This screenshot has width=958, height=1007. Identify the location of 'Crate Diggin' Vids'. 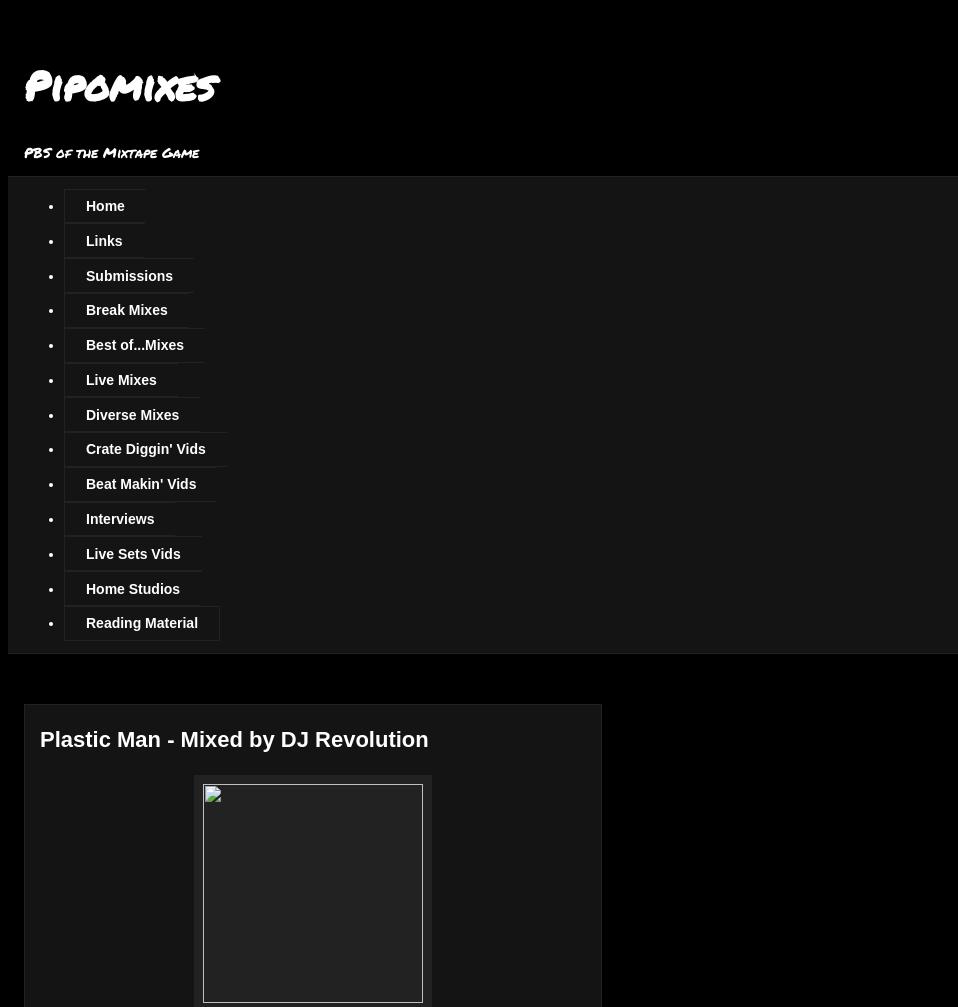
(145, 449).